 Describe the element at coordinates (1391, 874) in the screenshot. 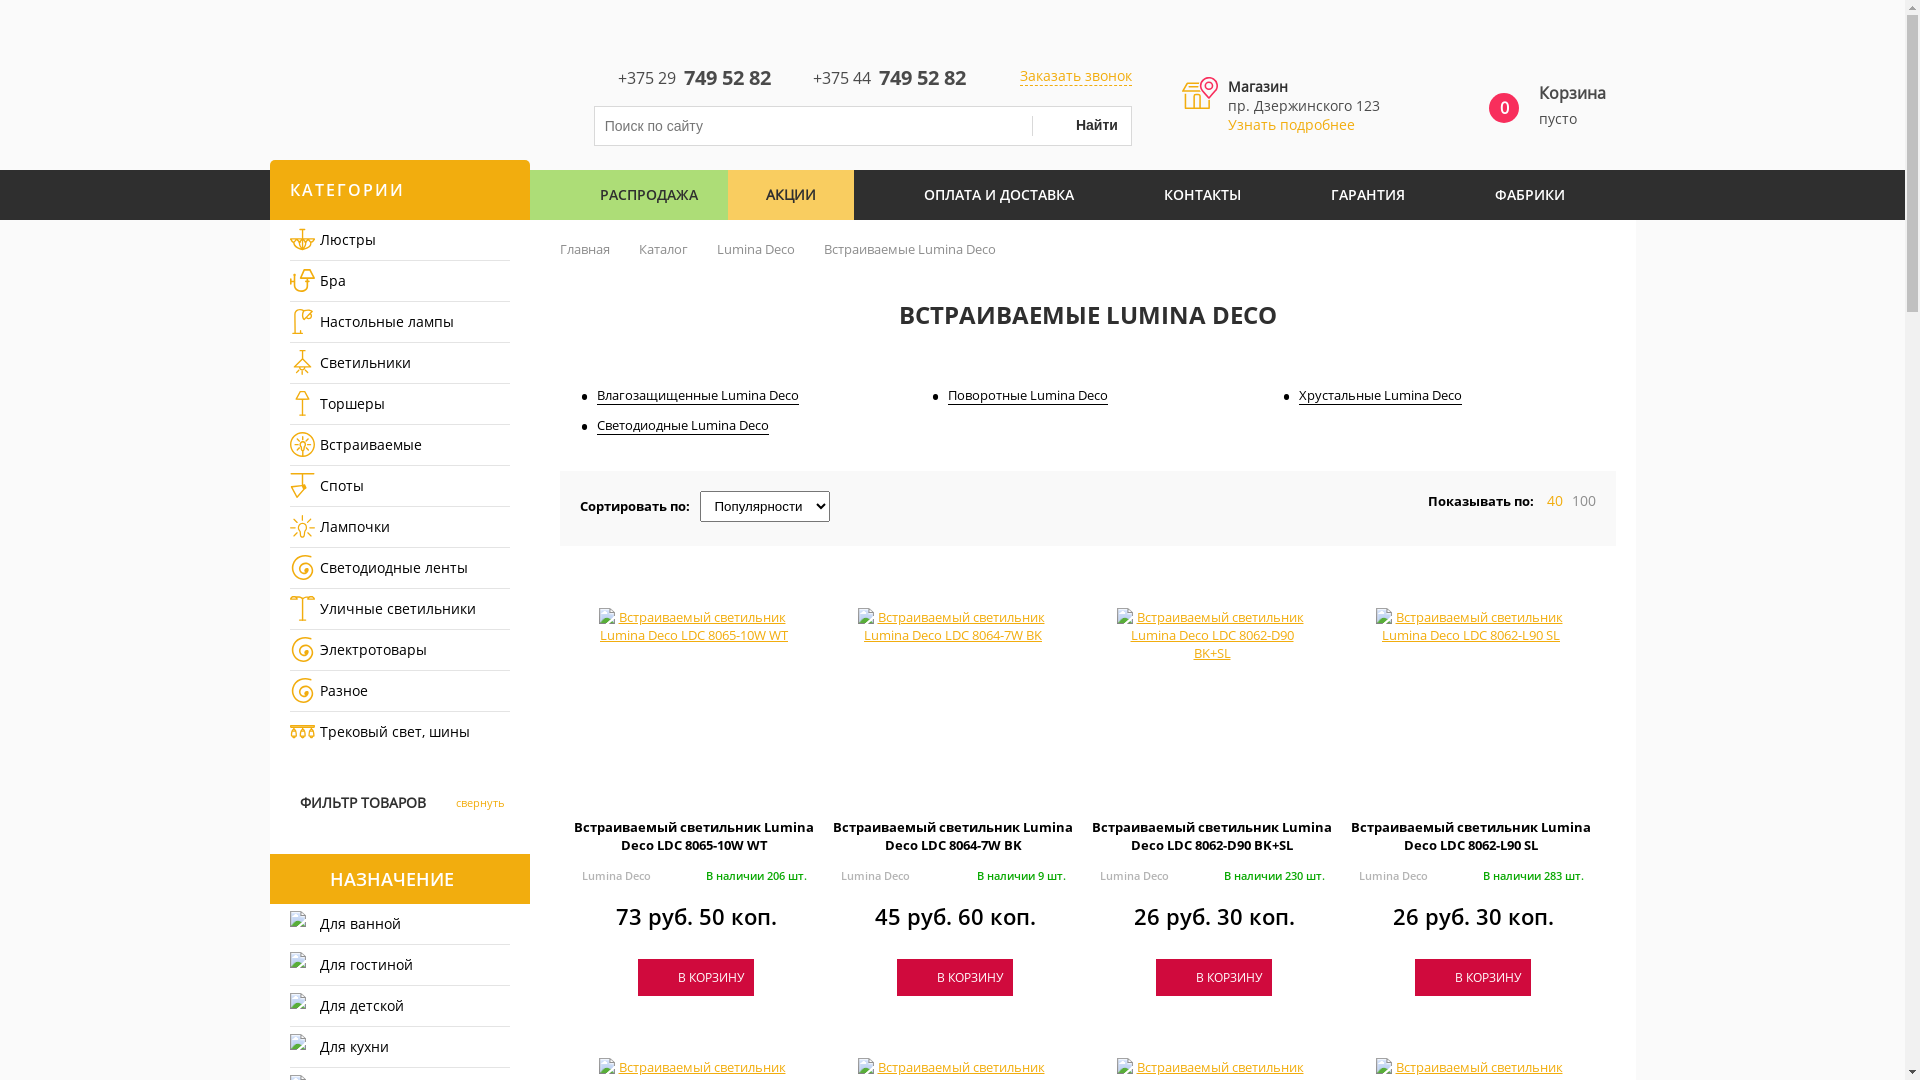

I see `'Lumina Deco'` at that location.